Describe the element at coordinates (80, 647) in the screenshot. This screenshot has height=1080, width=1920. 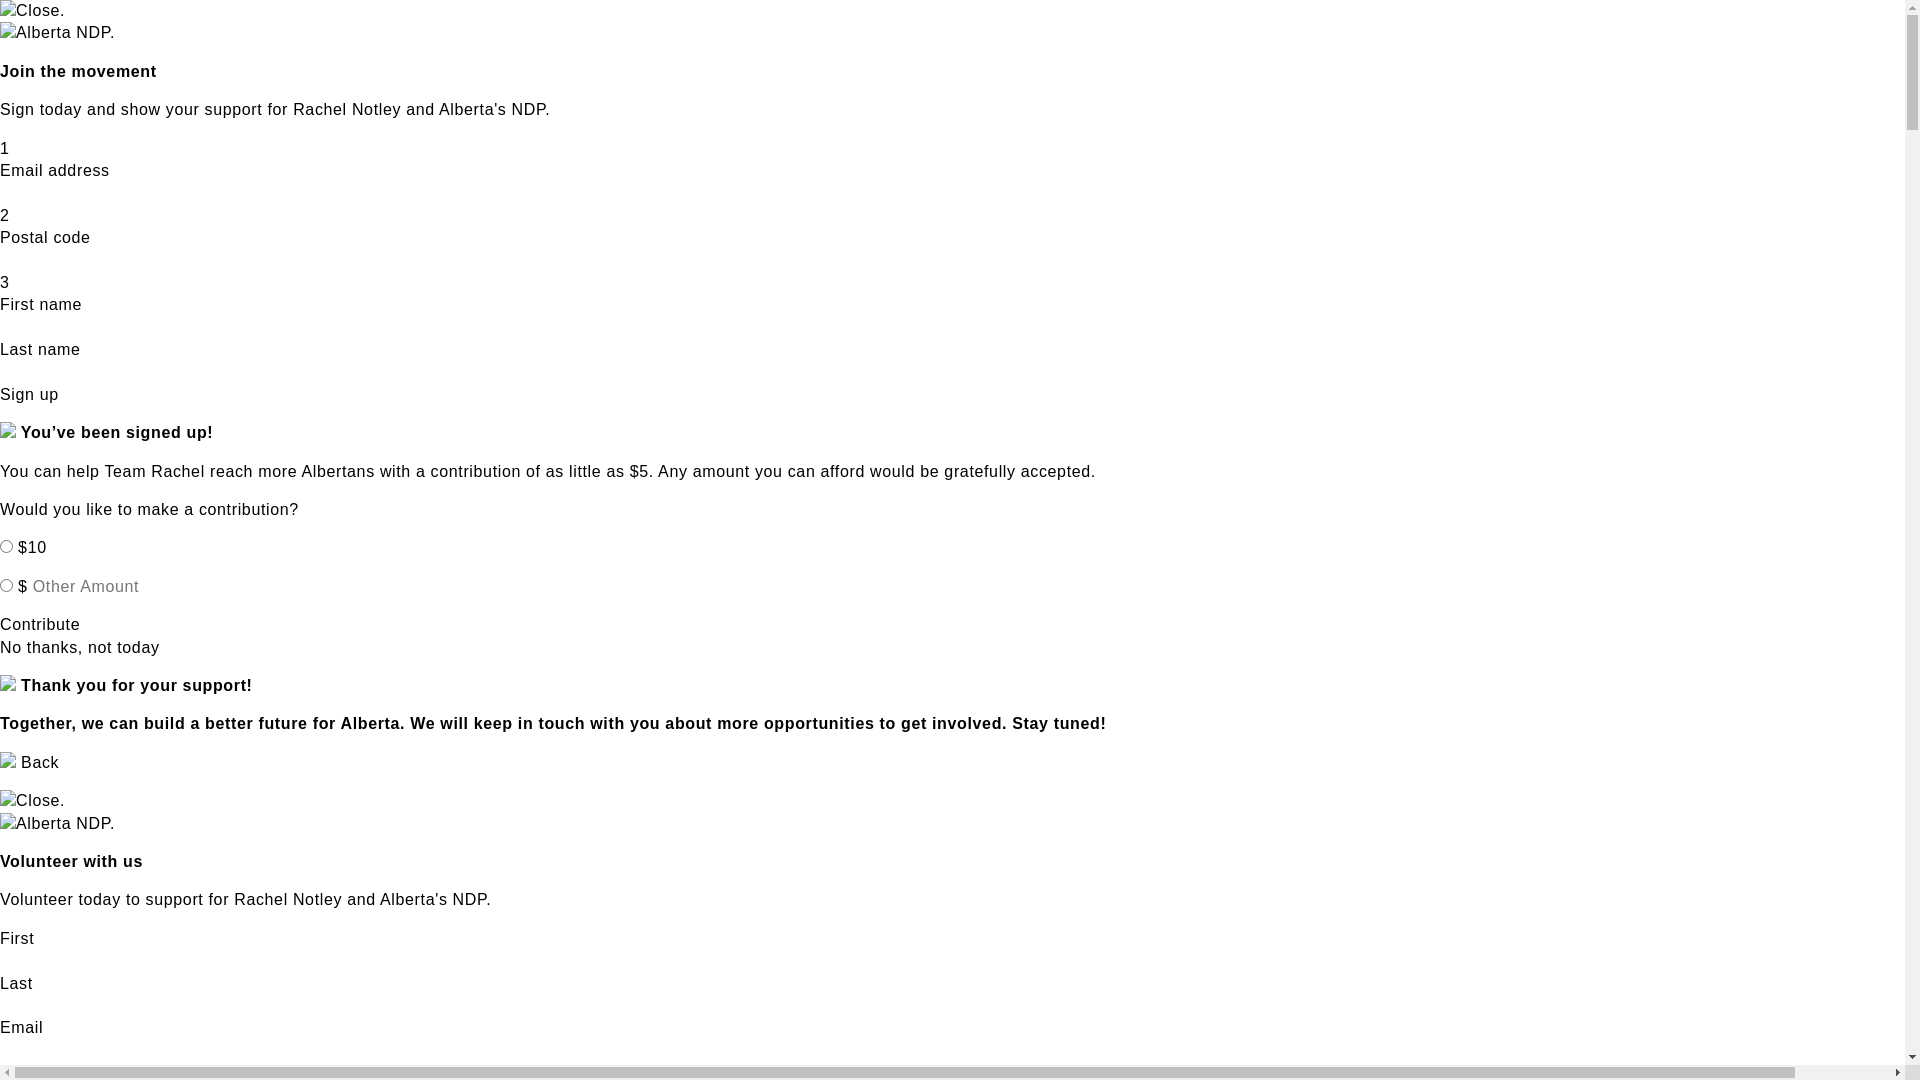
I see `'No thanks, not today'` at that location.